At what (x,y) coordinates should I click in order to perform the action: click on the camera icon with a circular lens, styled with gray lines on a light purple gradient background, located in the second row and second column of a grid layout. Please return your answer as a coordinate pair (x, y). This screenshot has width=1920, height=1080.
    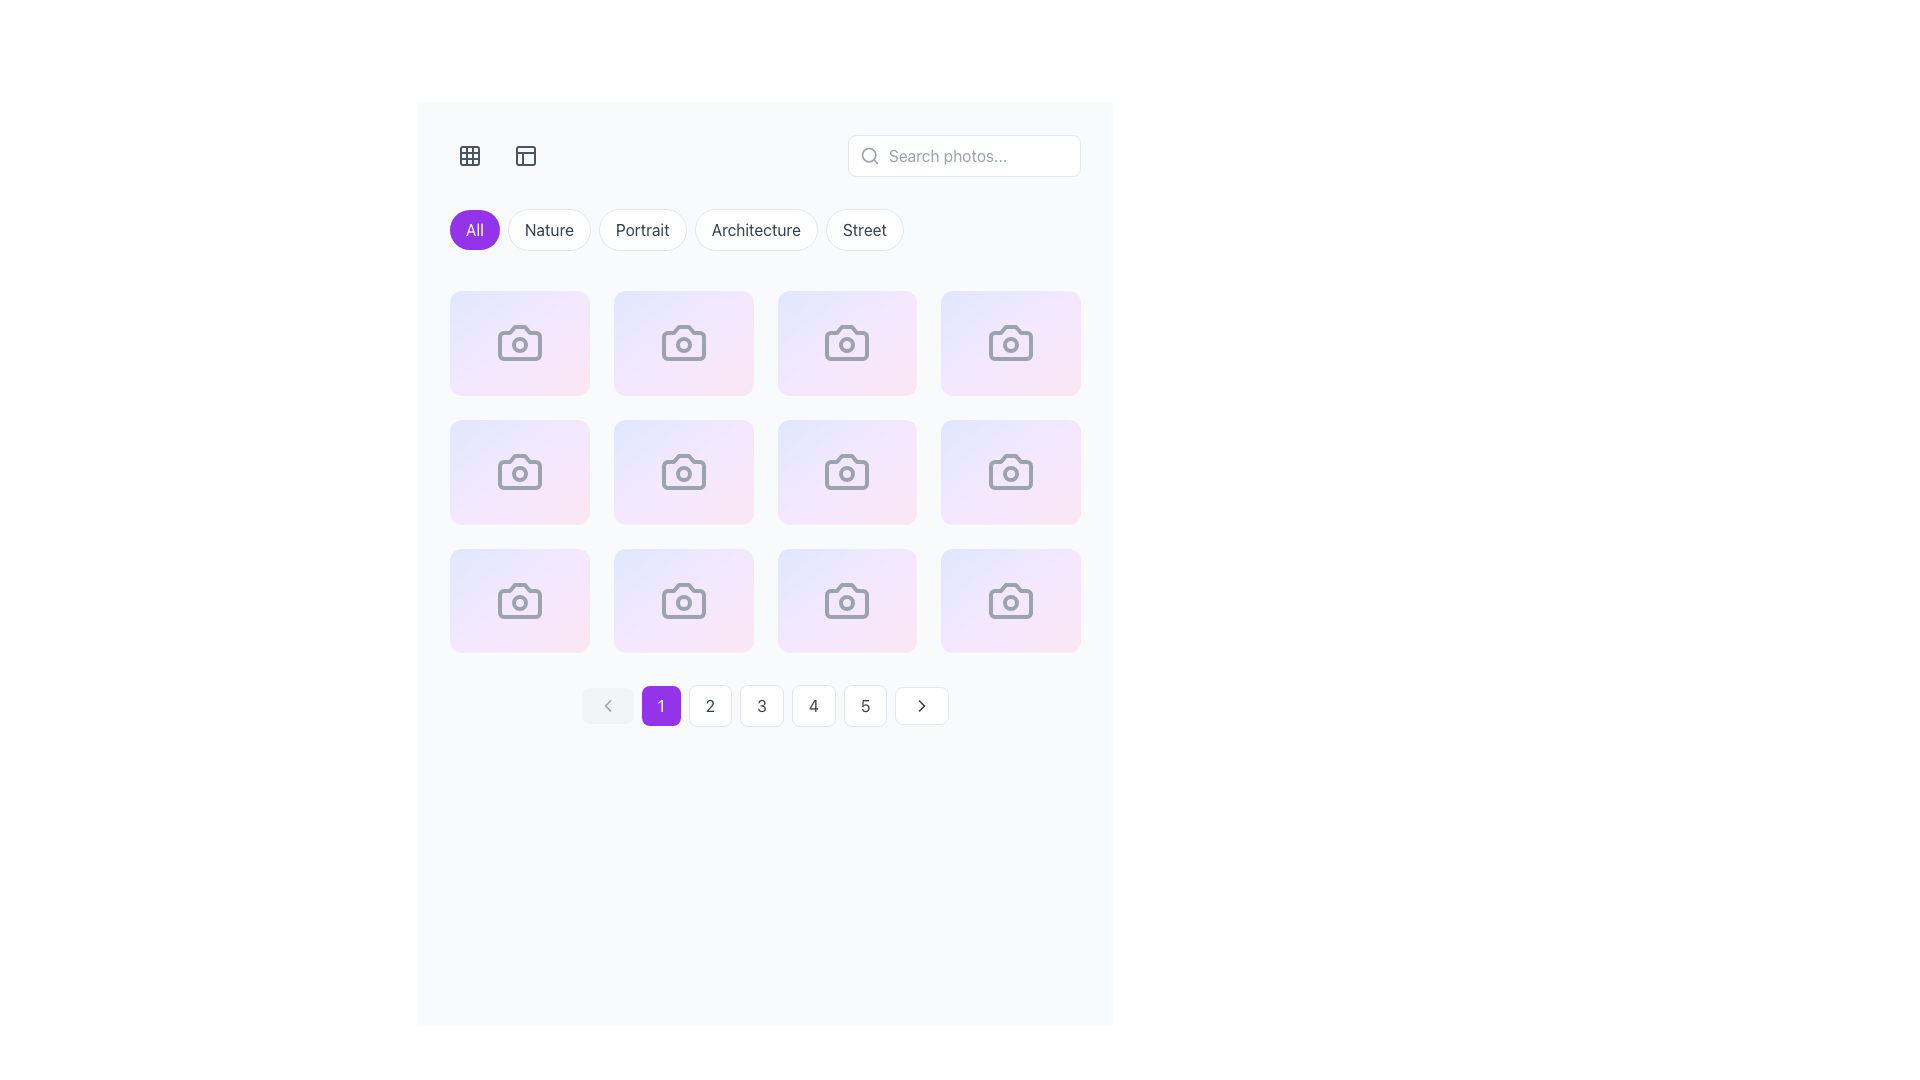
    Looking at the image, I should click on (683, 472).